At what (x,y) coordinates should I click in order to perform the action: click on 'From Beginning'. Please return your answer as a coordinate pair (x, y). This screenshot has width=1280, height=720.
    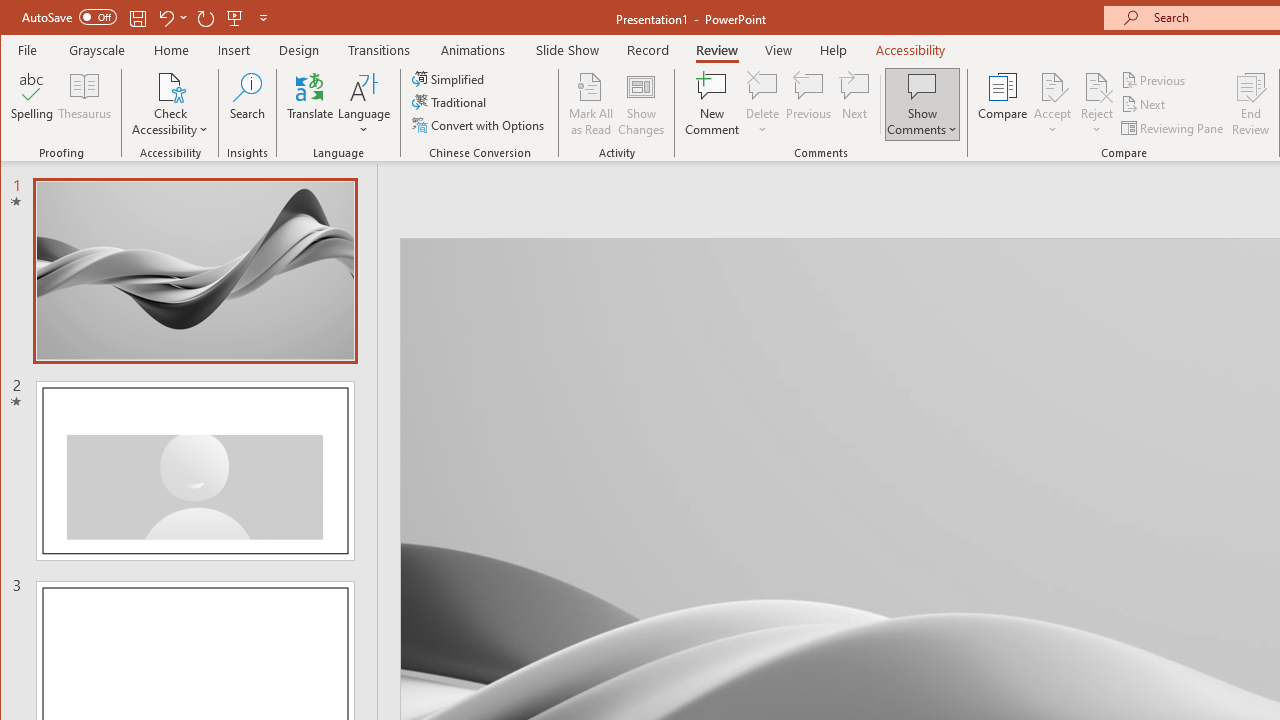
    Looking at the image, I should click on (235, 17).